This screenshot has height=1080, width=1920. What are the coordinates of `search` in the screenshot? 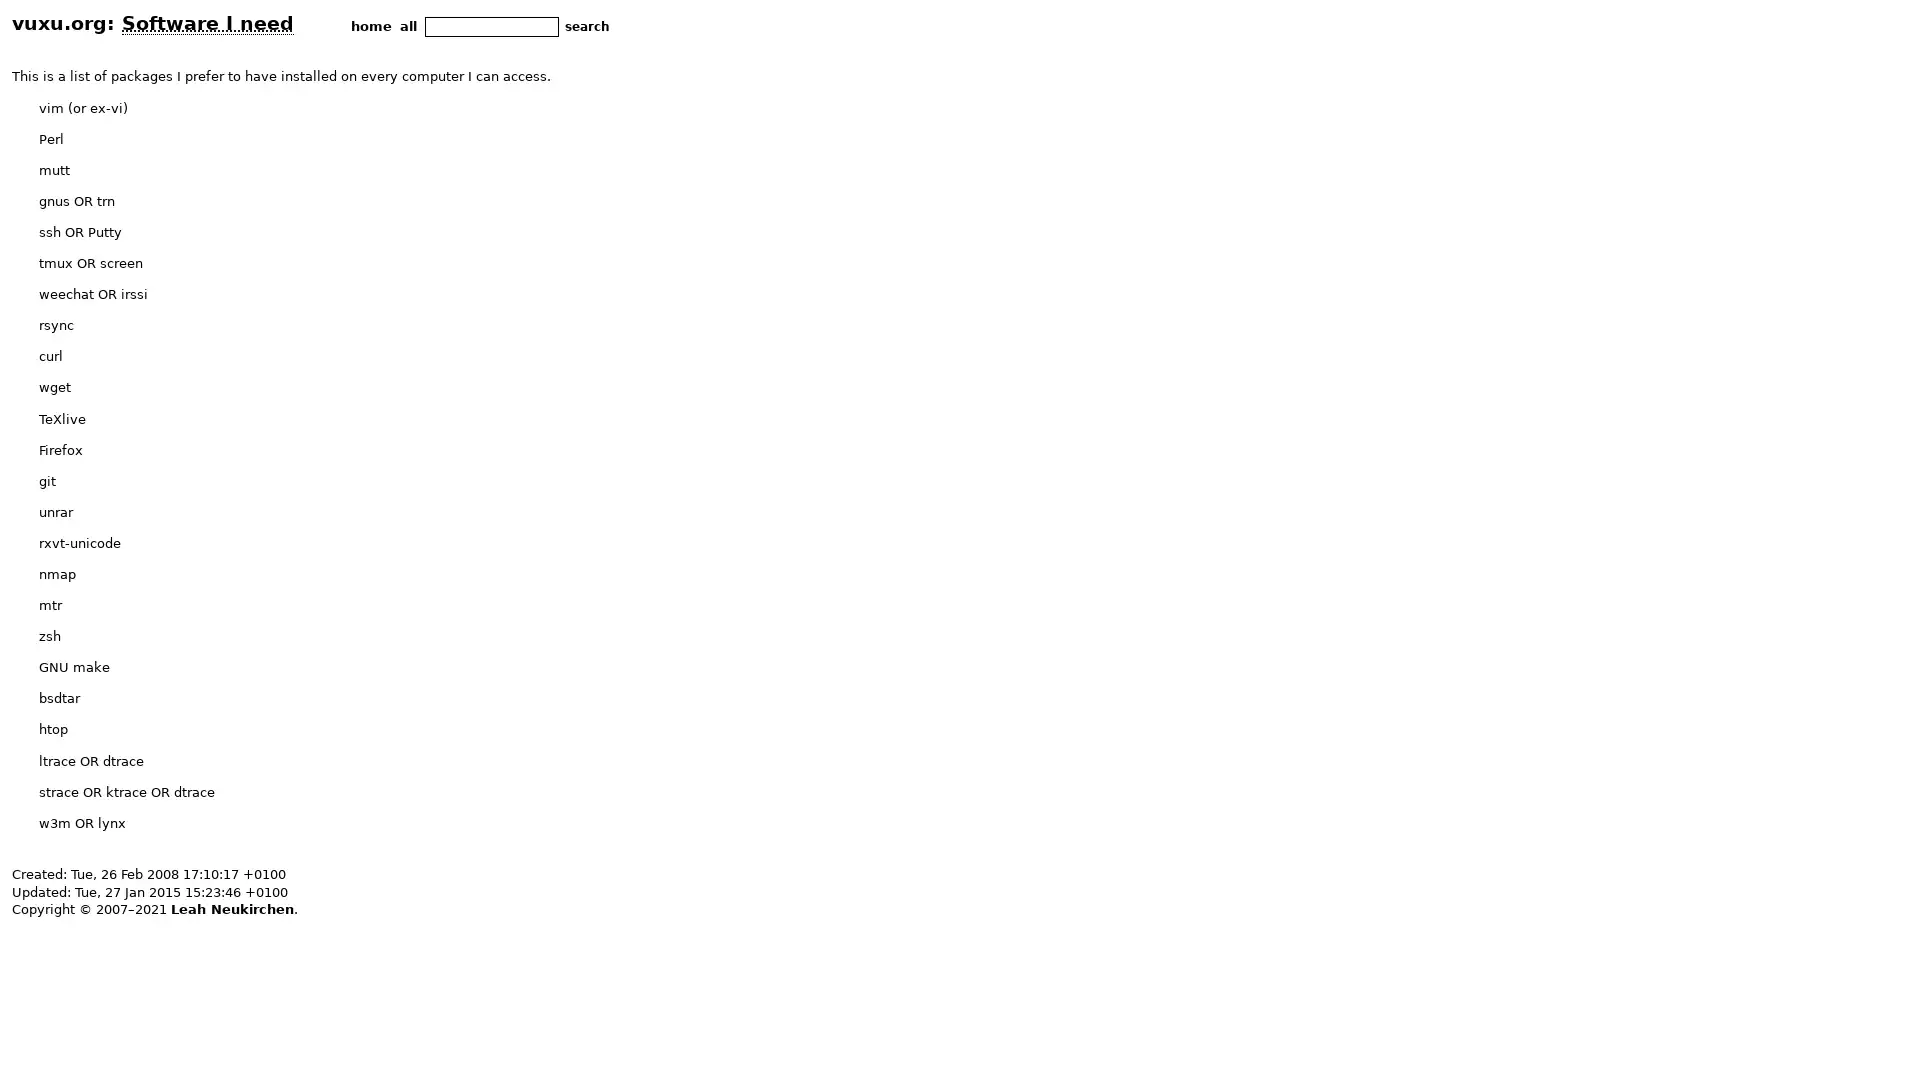 It's located at (586, 26).